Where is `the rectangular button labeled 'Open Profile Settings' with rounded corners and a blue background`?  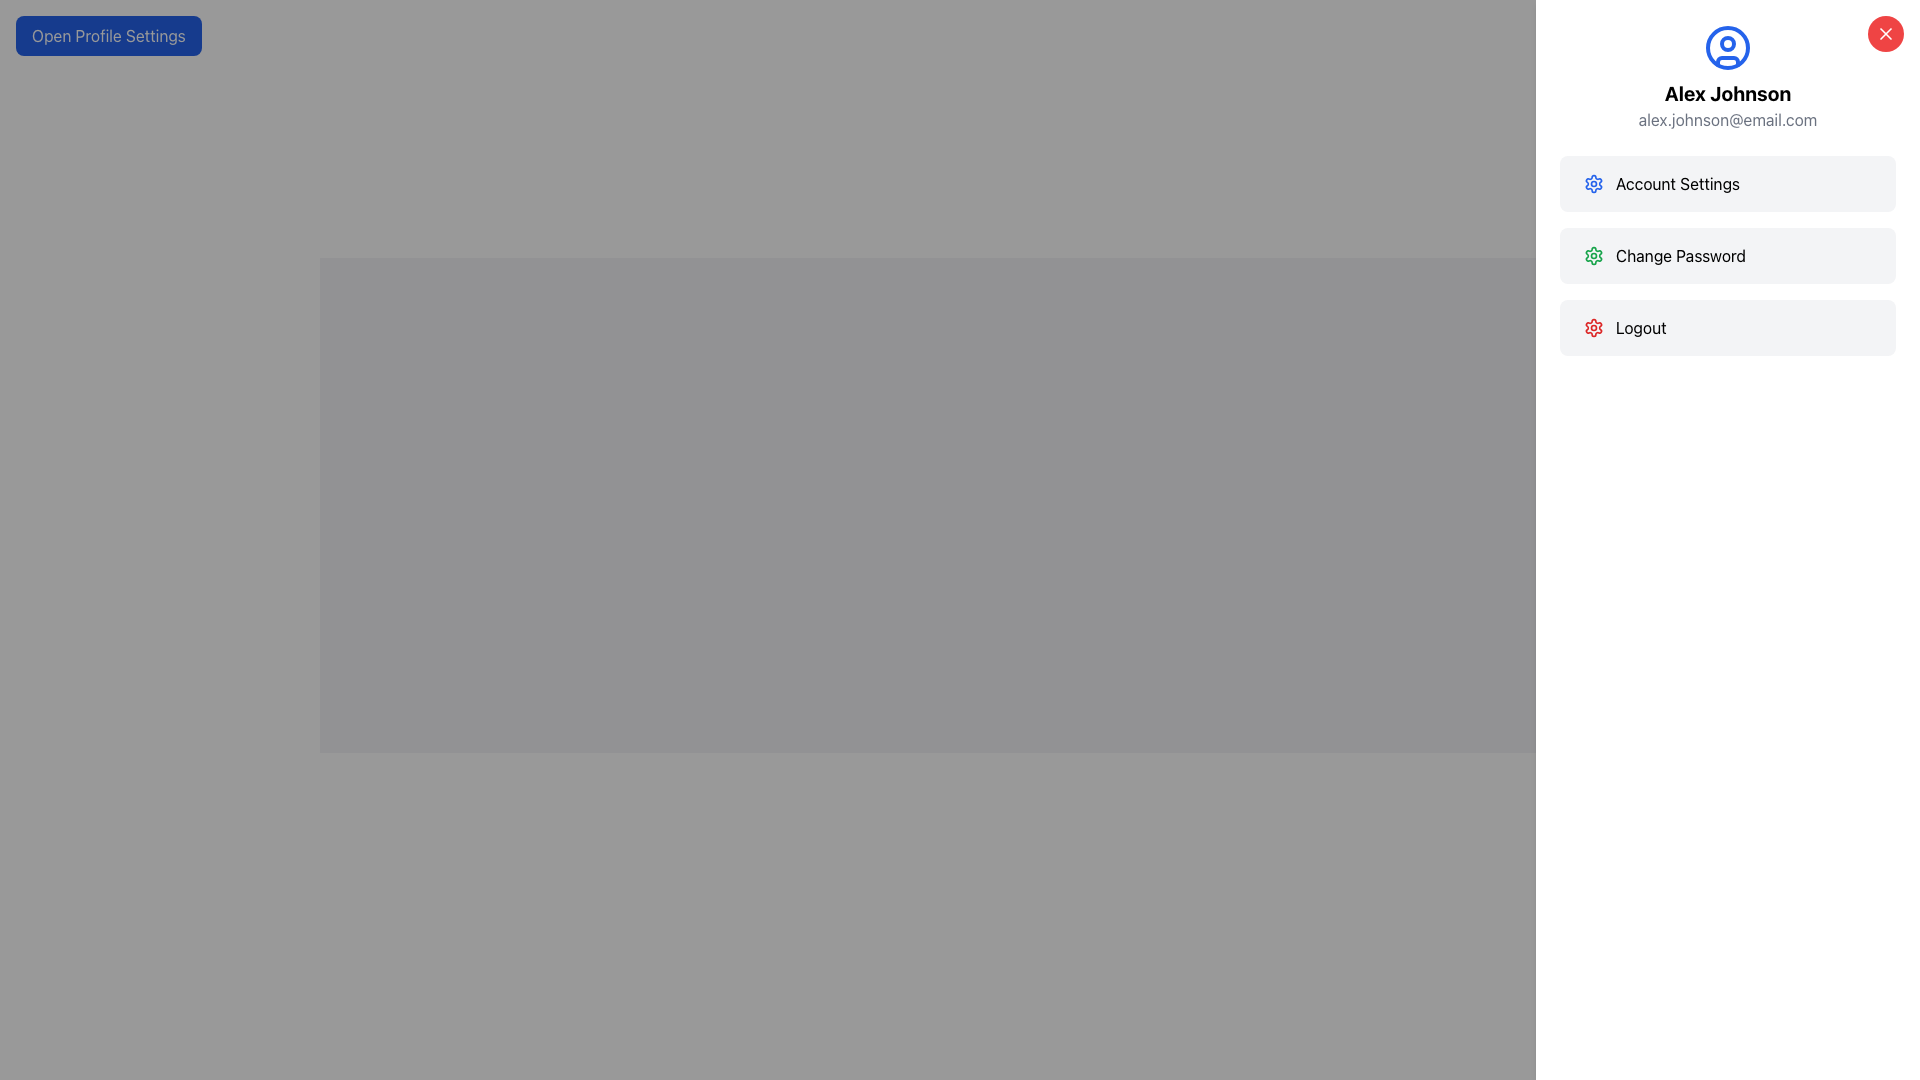 the rectangular button labeled 'Open Profile Settings' with rounded corners and a blue background is located at coordinates (107, 35).